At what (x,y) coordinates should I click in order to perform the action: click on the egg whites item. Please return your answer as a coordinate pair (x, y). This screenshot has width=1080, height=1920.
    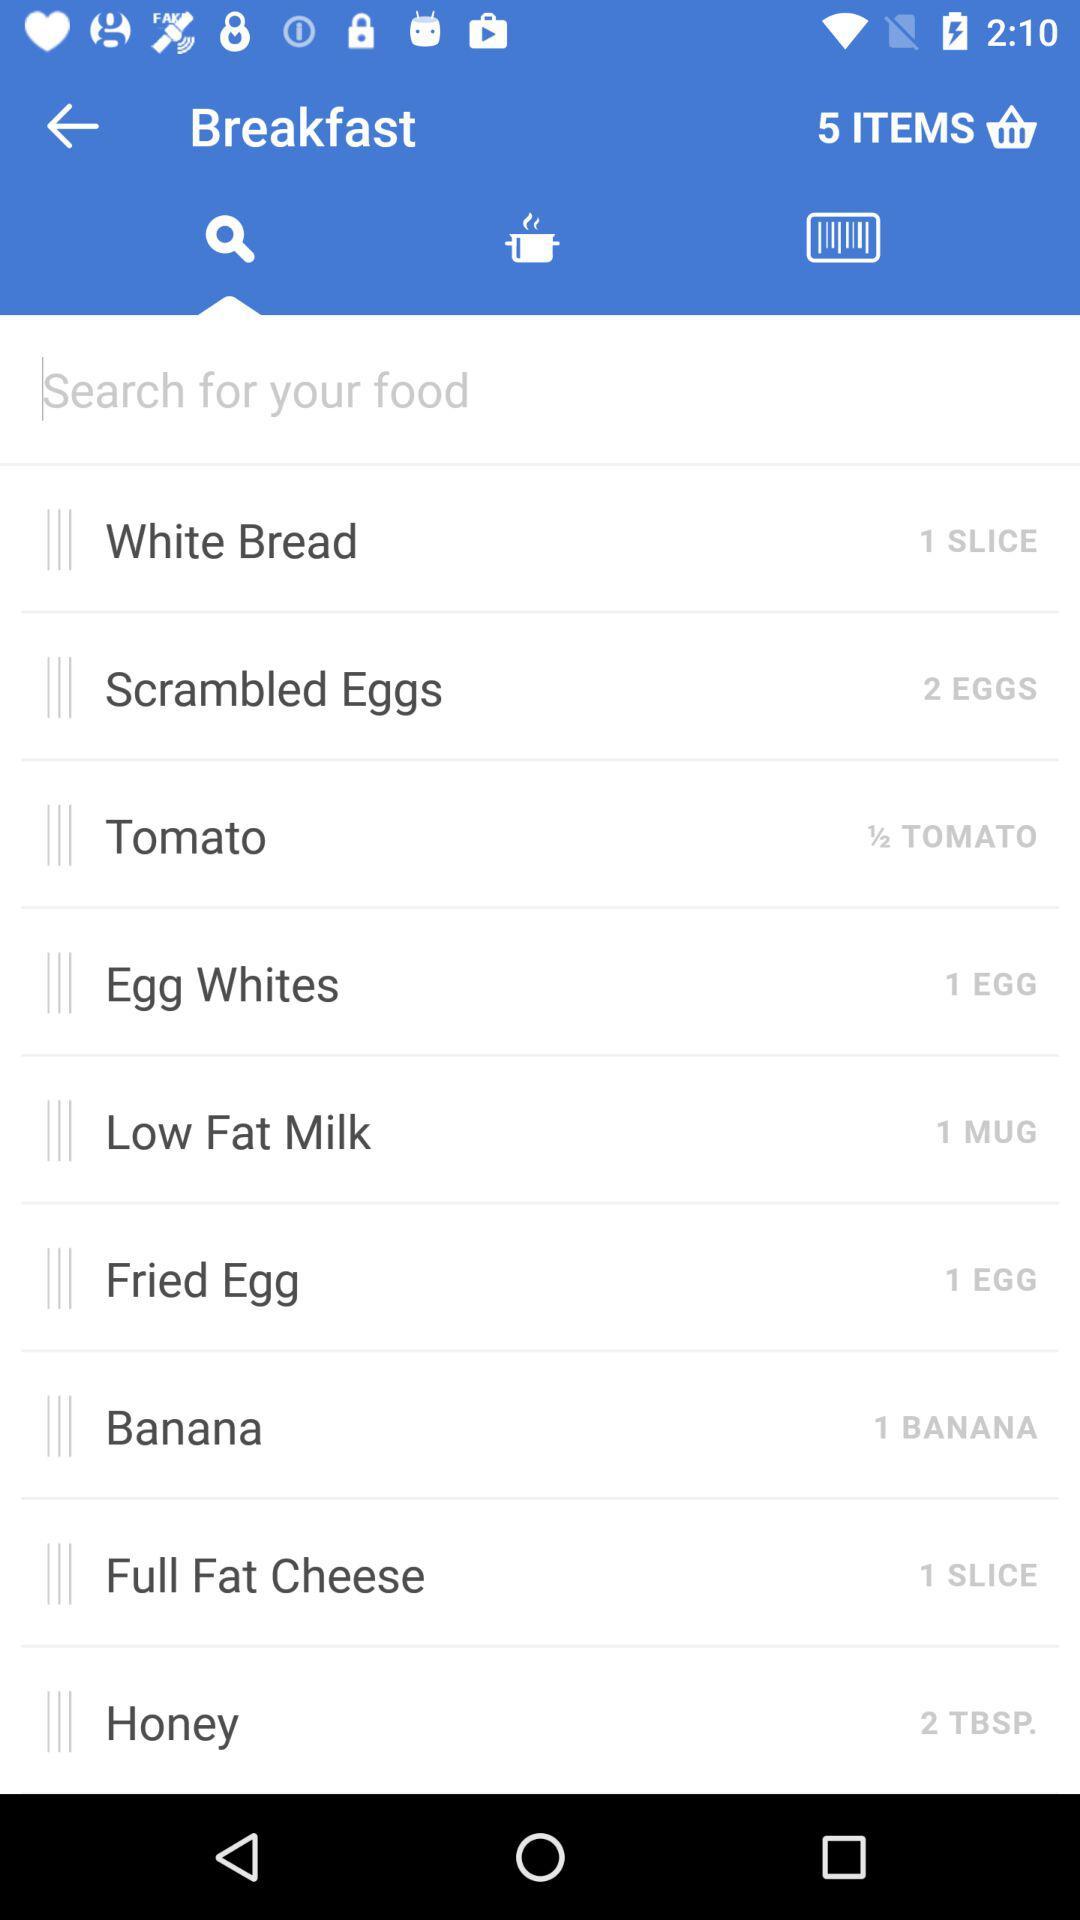
    Looking at the image, I should click on (512, 982).